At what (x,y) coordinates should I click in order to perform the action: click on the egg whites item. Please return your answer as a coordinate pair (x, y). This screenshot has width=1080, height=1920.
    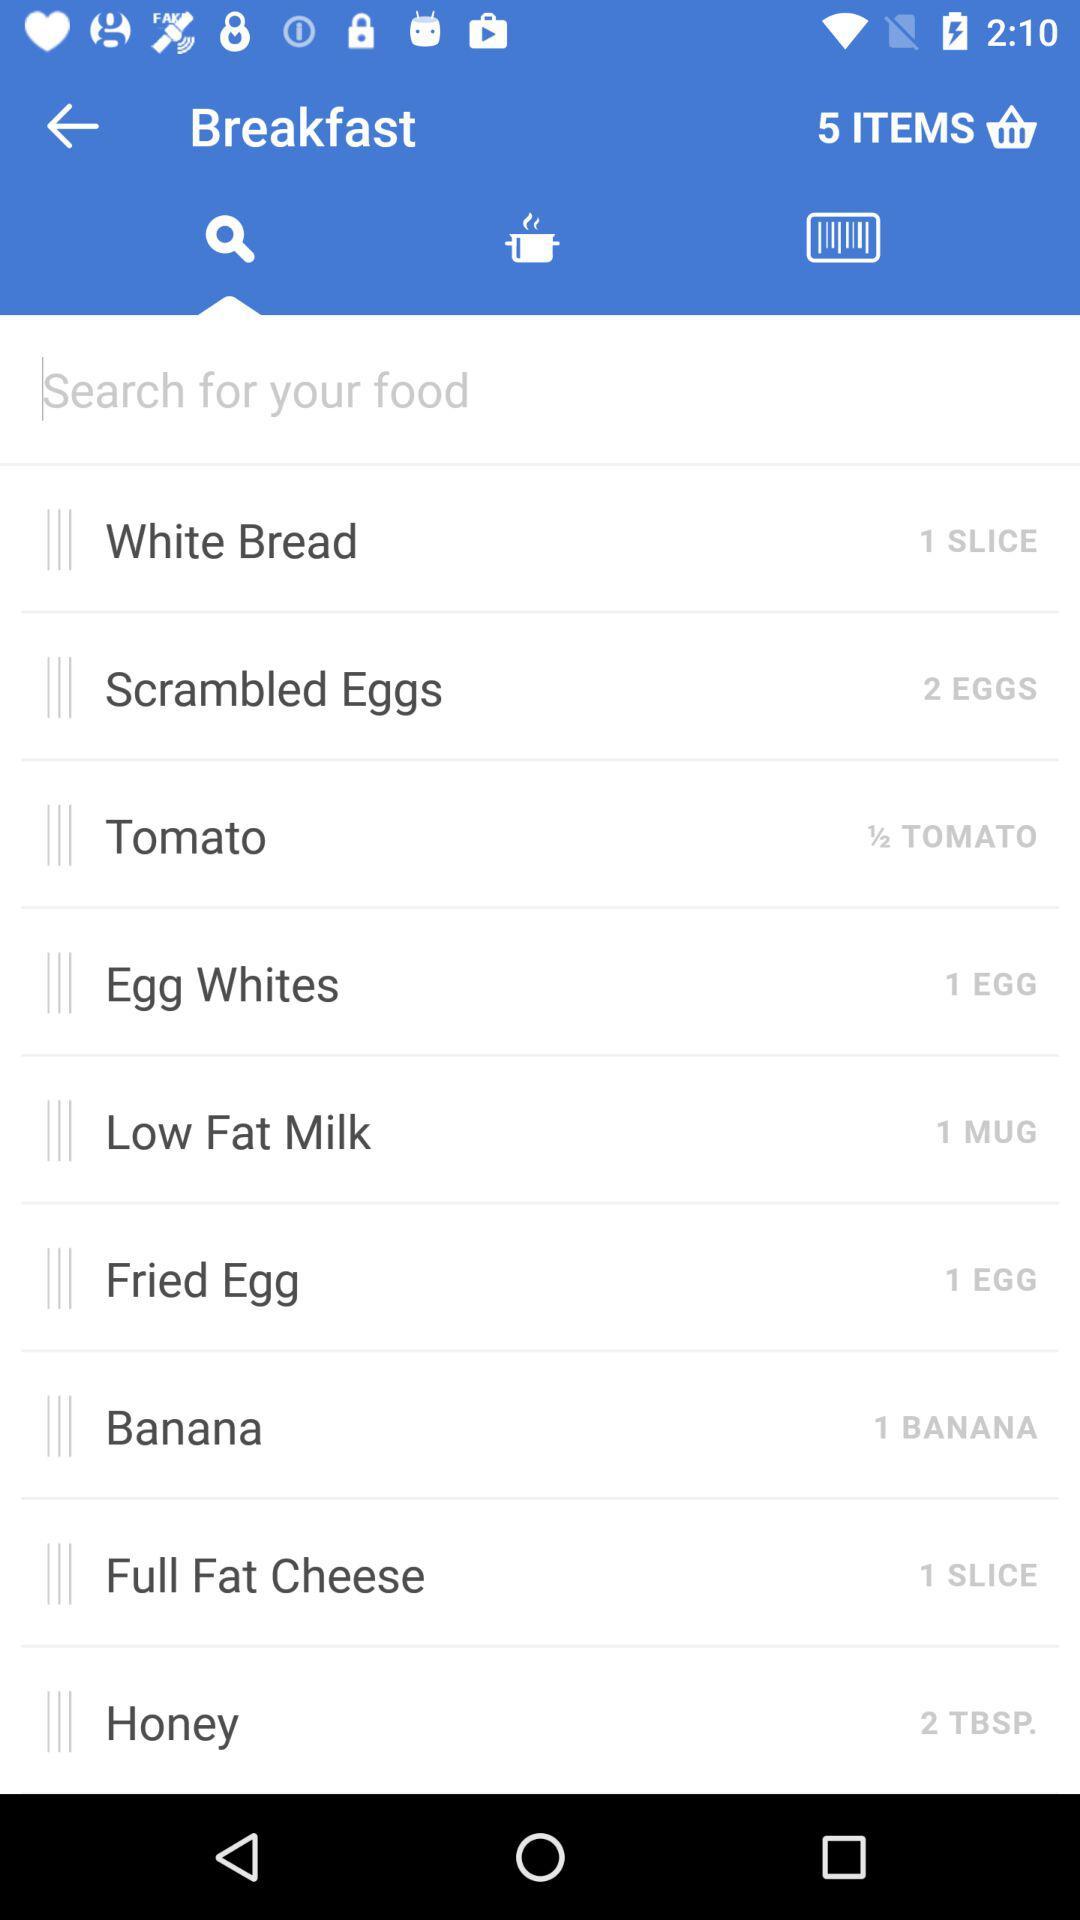
    Looking at the image, I should click on (512, 982).